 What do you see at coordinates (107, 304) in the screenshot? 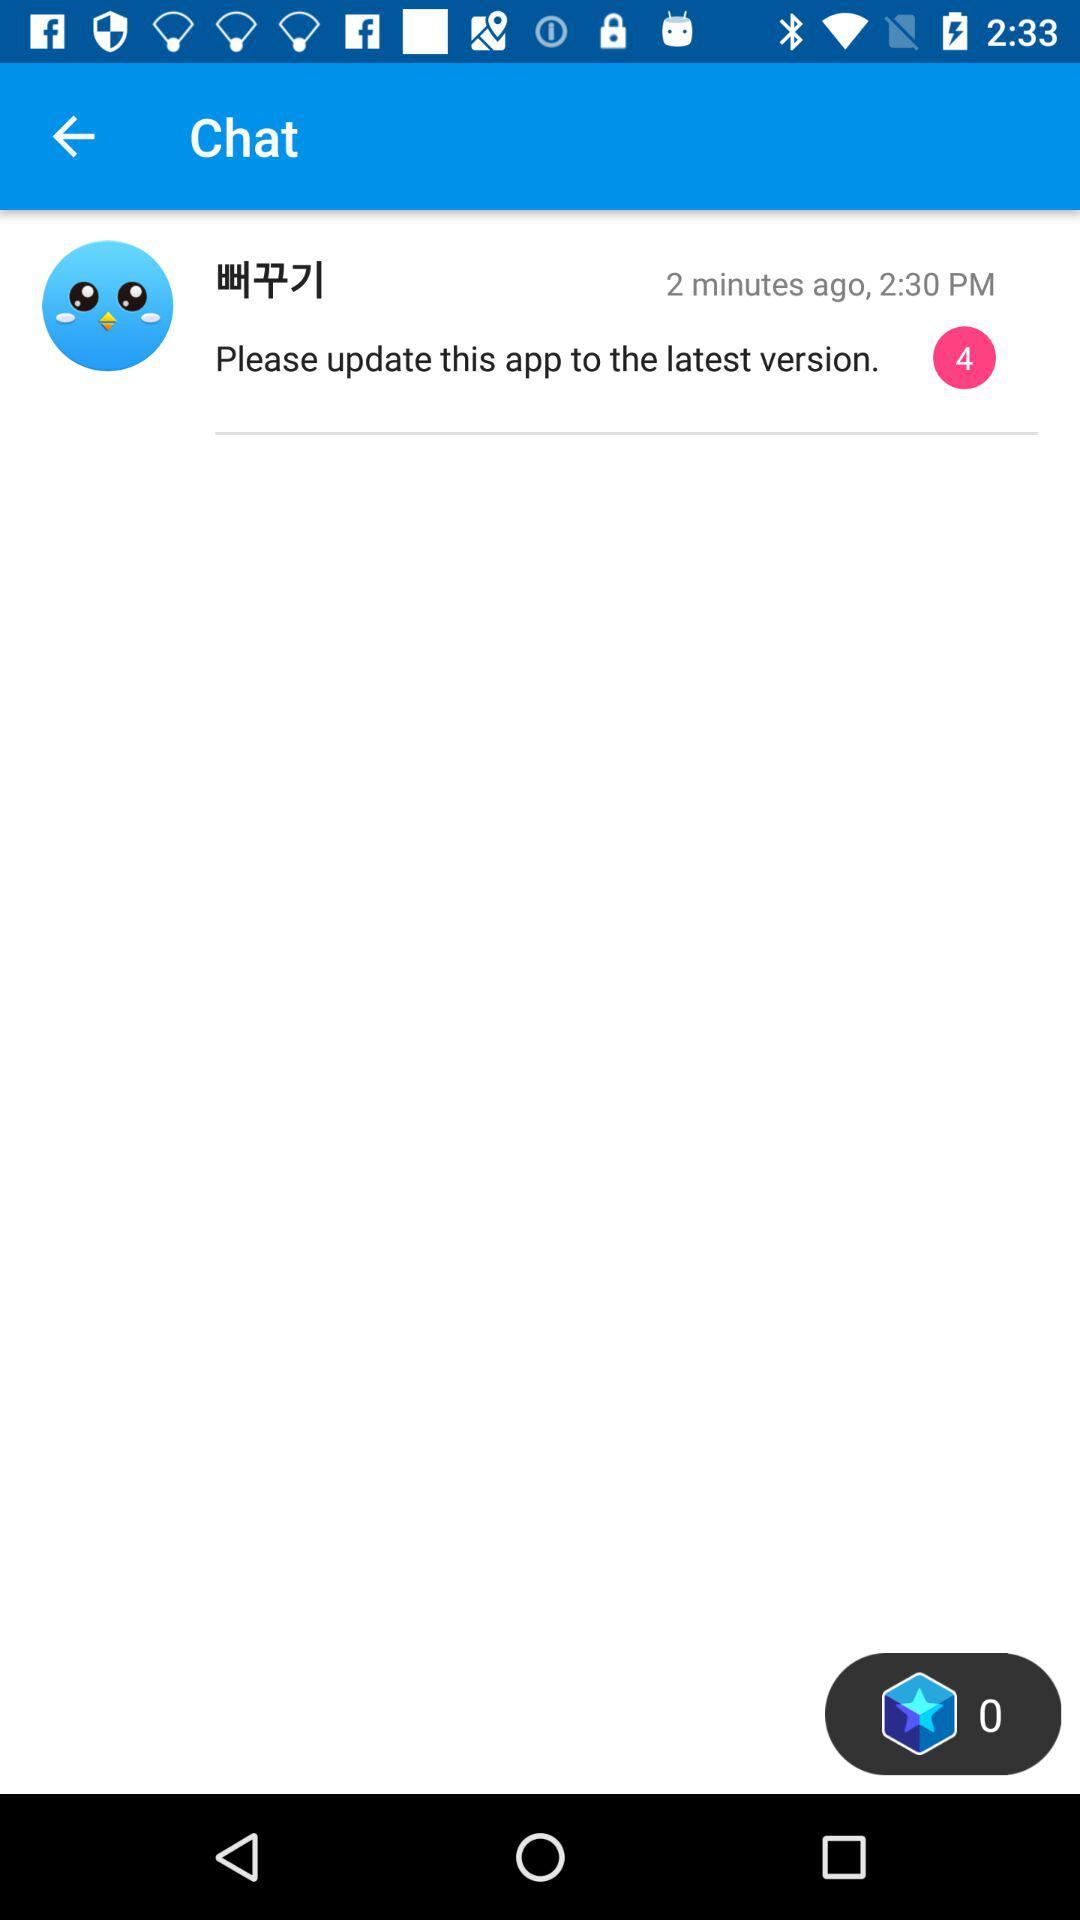
I see `profile page` at bounding box center [107, 304].